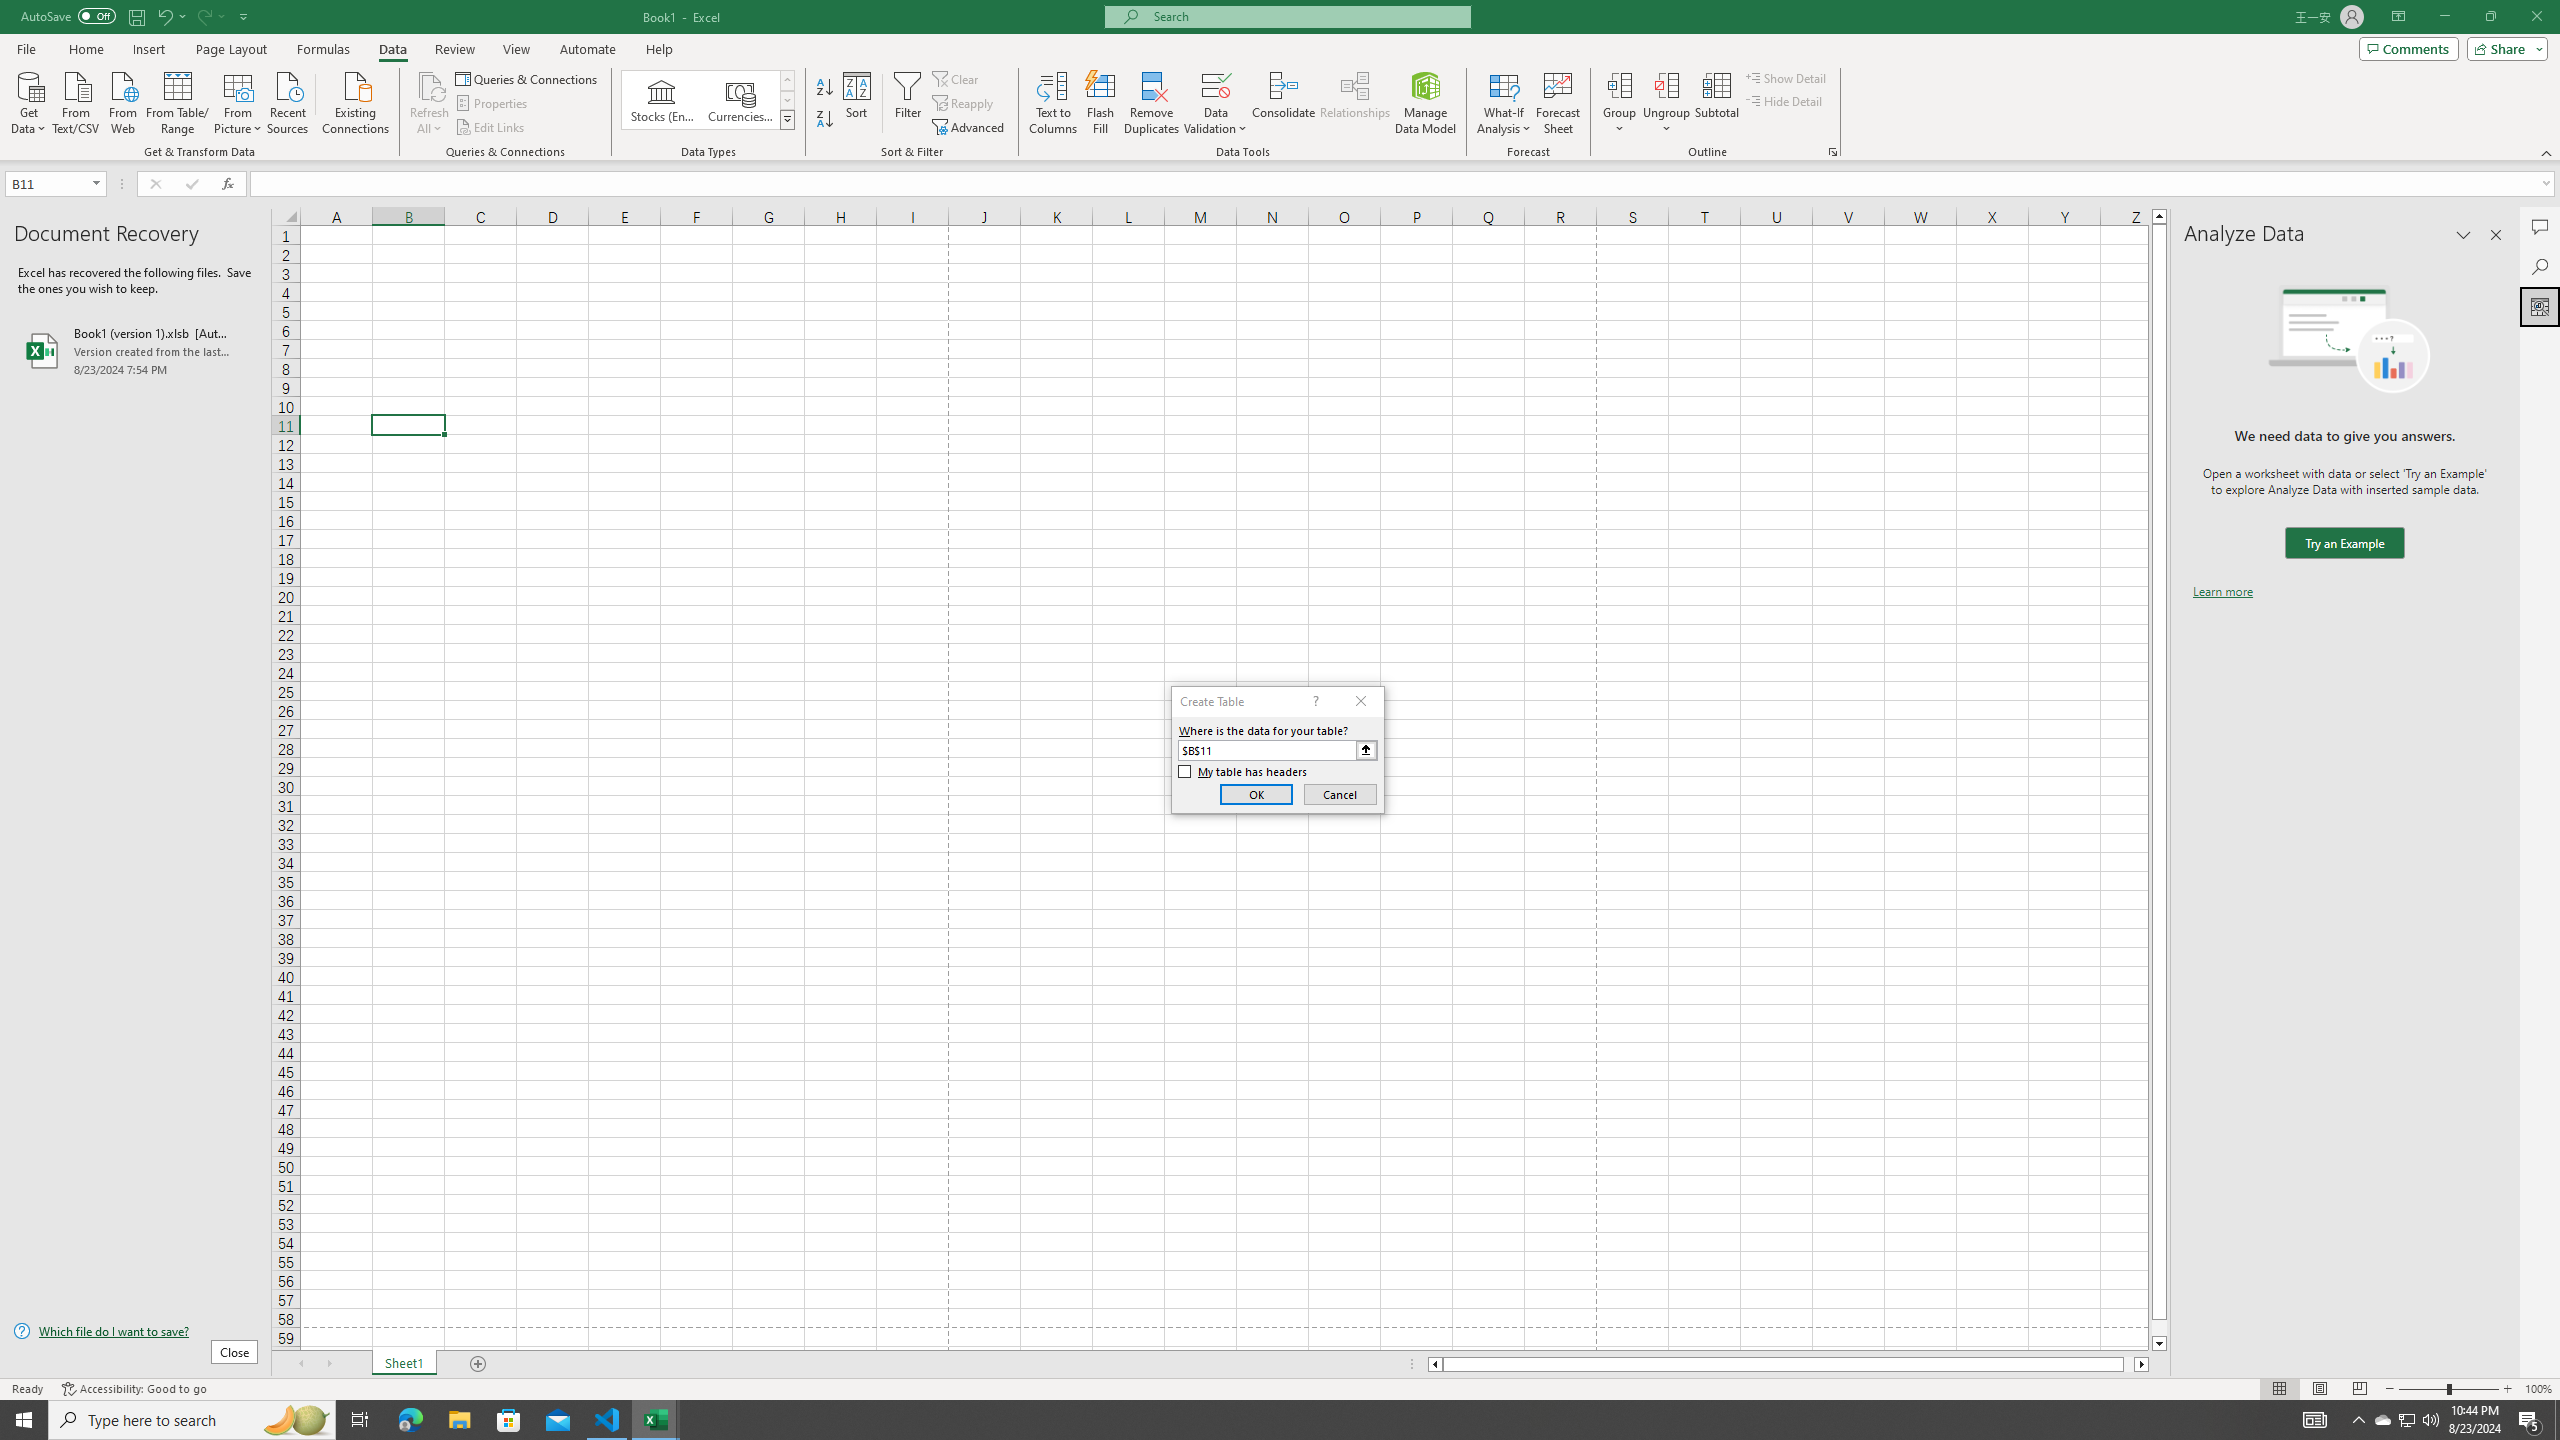 The height and width of the screenshot is (1440, 2560). I want to click on 'Formulas', so click(325, 49).